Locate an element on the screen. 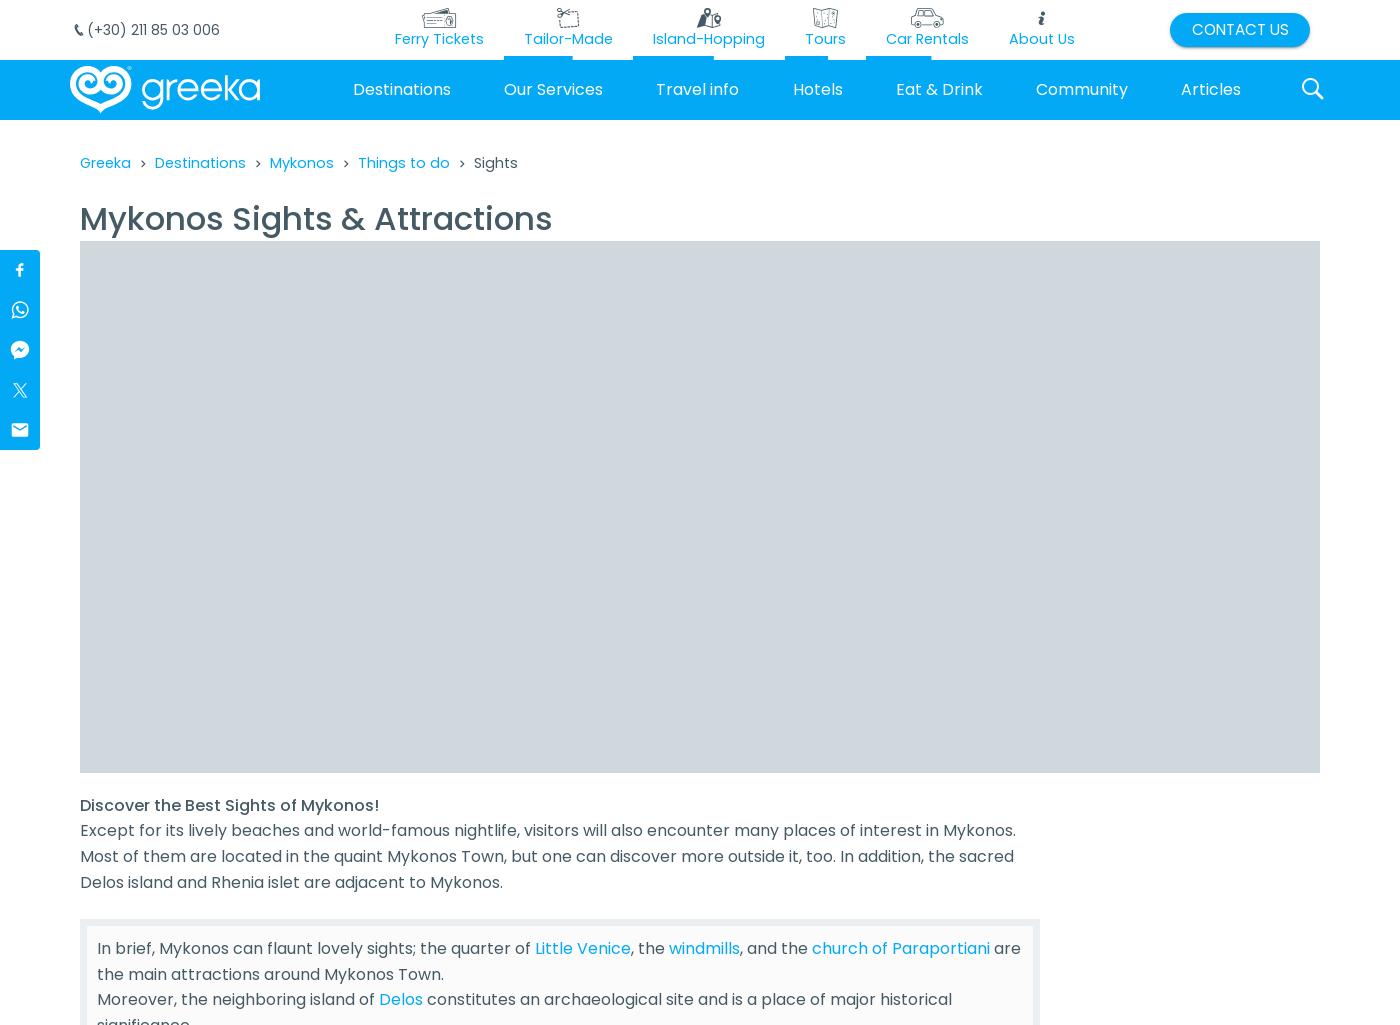 This screenshot has width=1400, height=1025. 'are the main attractions around Mykonos Town.' is located at coordinates (559, 961).